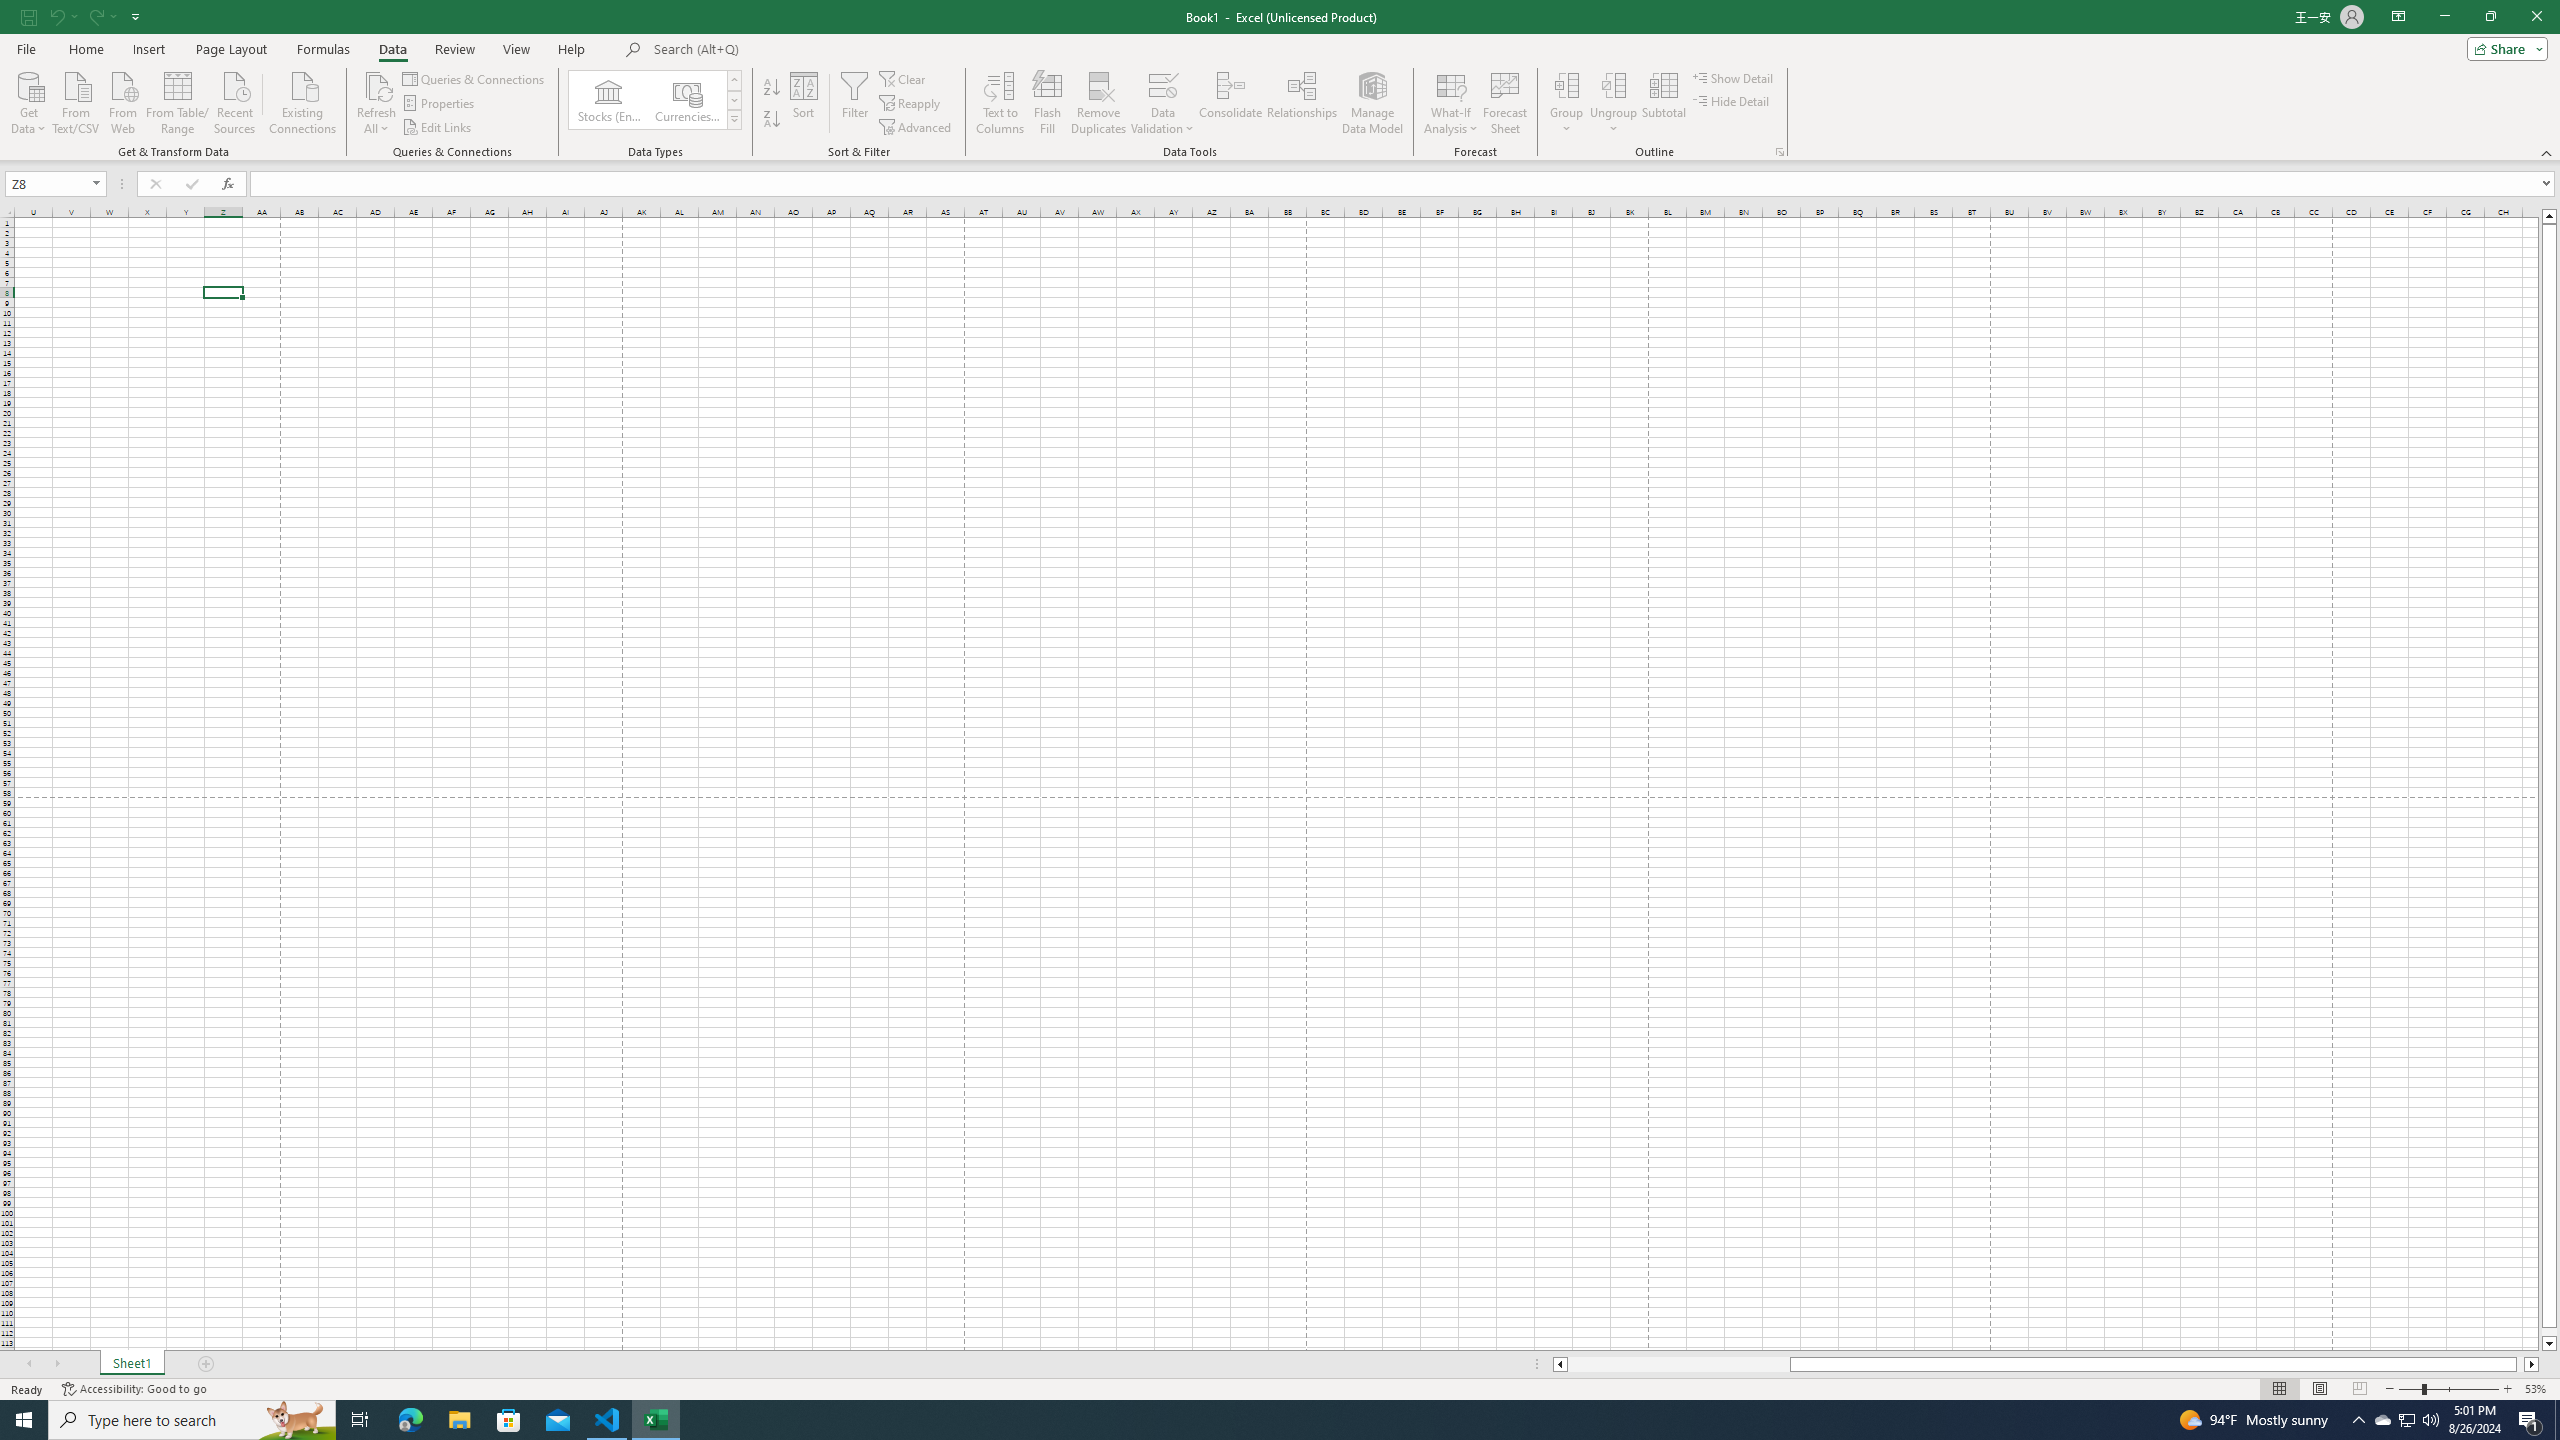 Image resolution: width=2560 pixels, height=1440 pixels. Describe the element at coordinates (122, 100) in the screenshot. I see `'From Web'` at that location.